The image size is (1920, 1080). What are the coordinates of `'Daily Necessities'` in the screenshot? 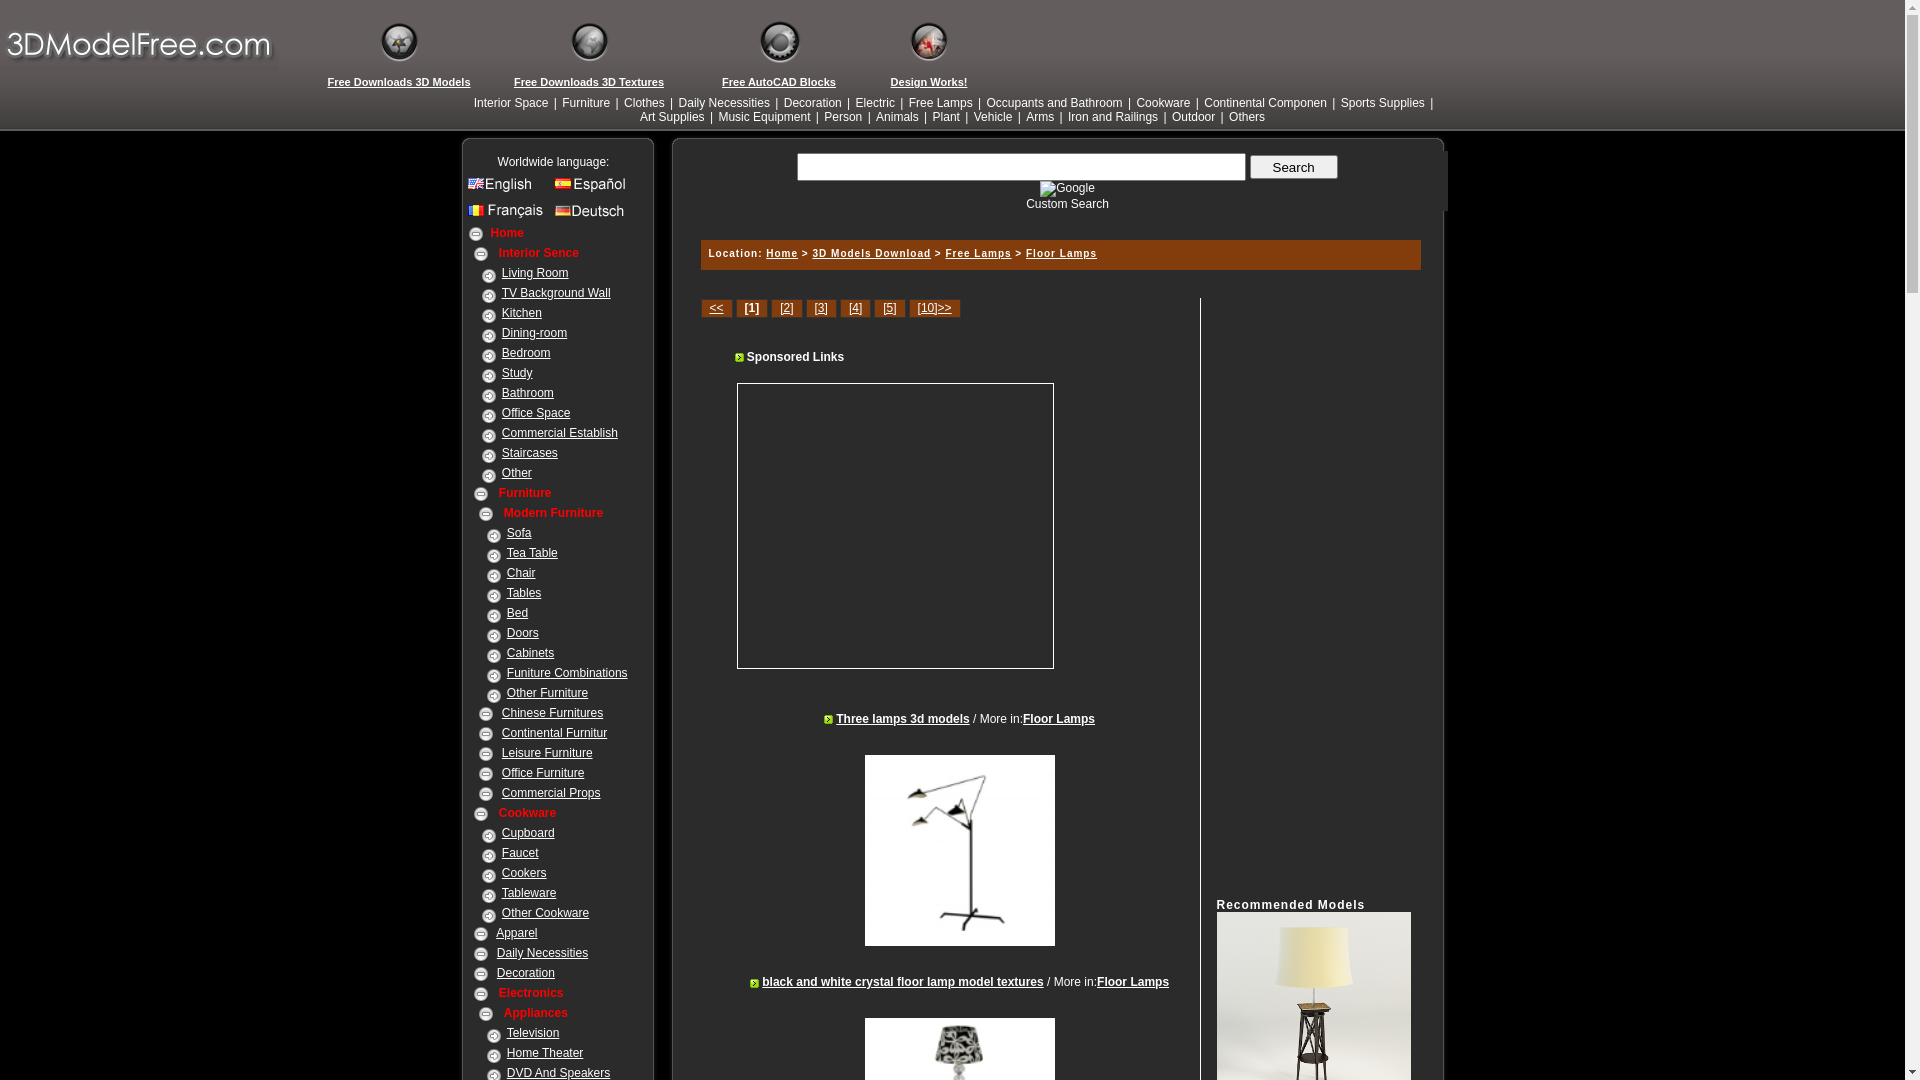 It's located at (542, 951).